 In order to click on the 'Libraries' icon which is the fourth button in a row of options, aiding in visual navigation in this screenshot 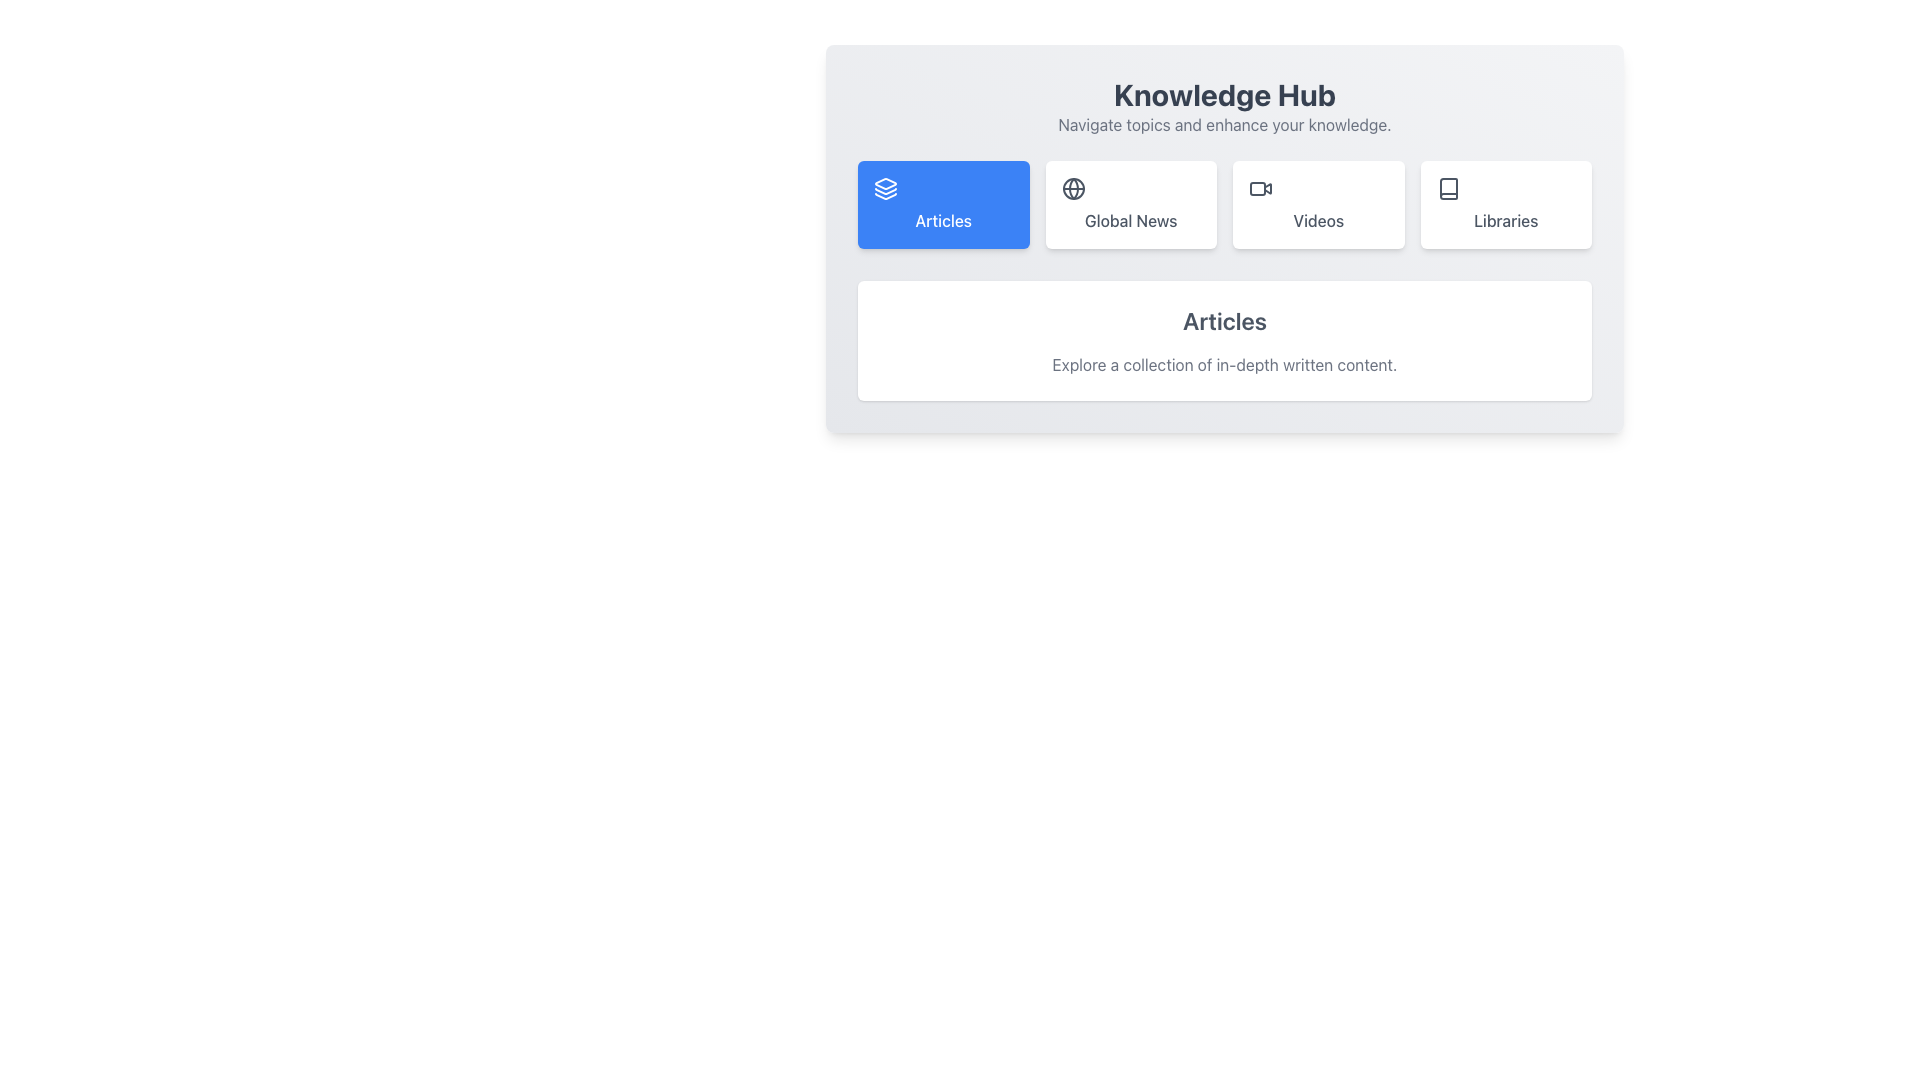, I will do `click(1448, 189)`.